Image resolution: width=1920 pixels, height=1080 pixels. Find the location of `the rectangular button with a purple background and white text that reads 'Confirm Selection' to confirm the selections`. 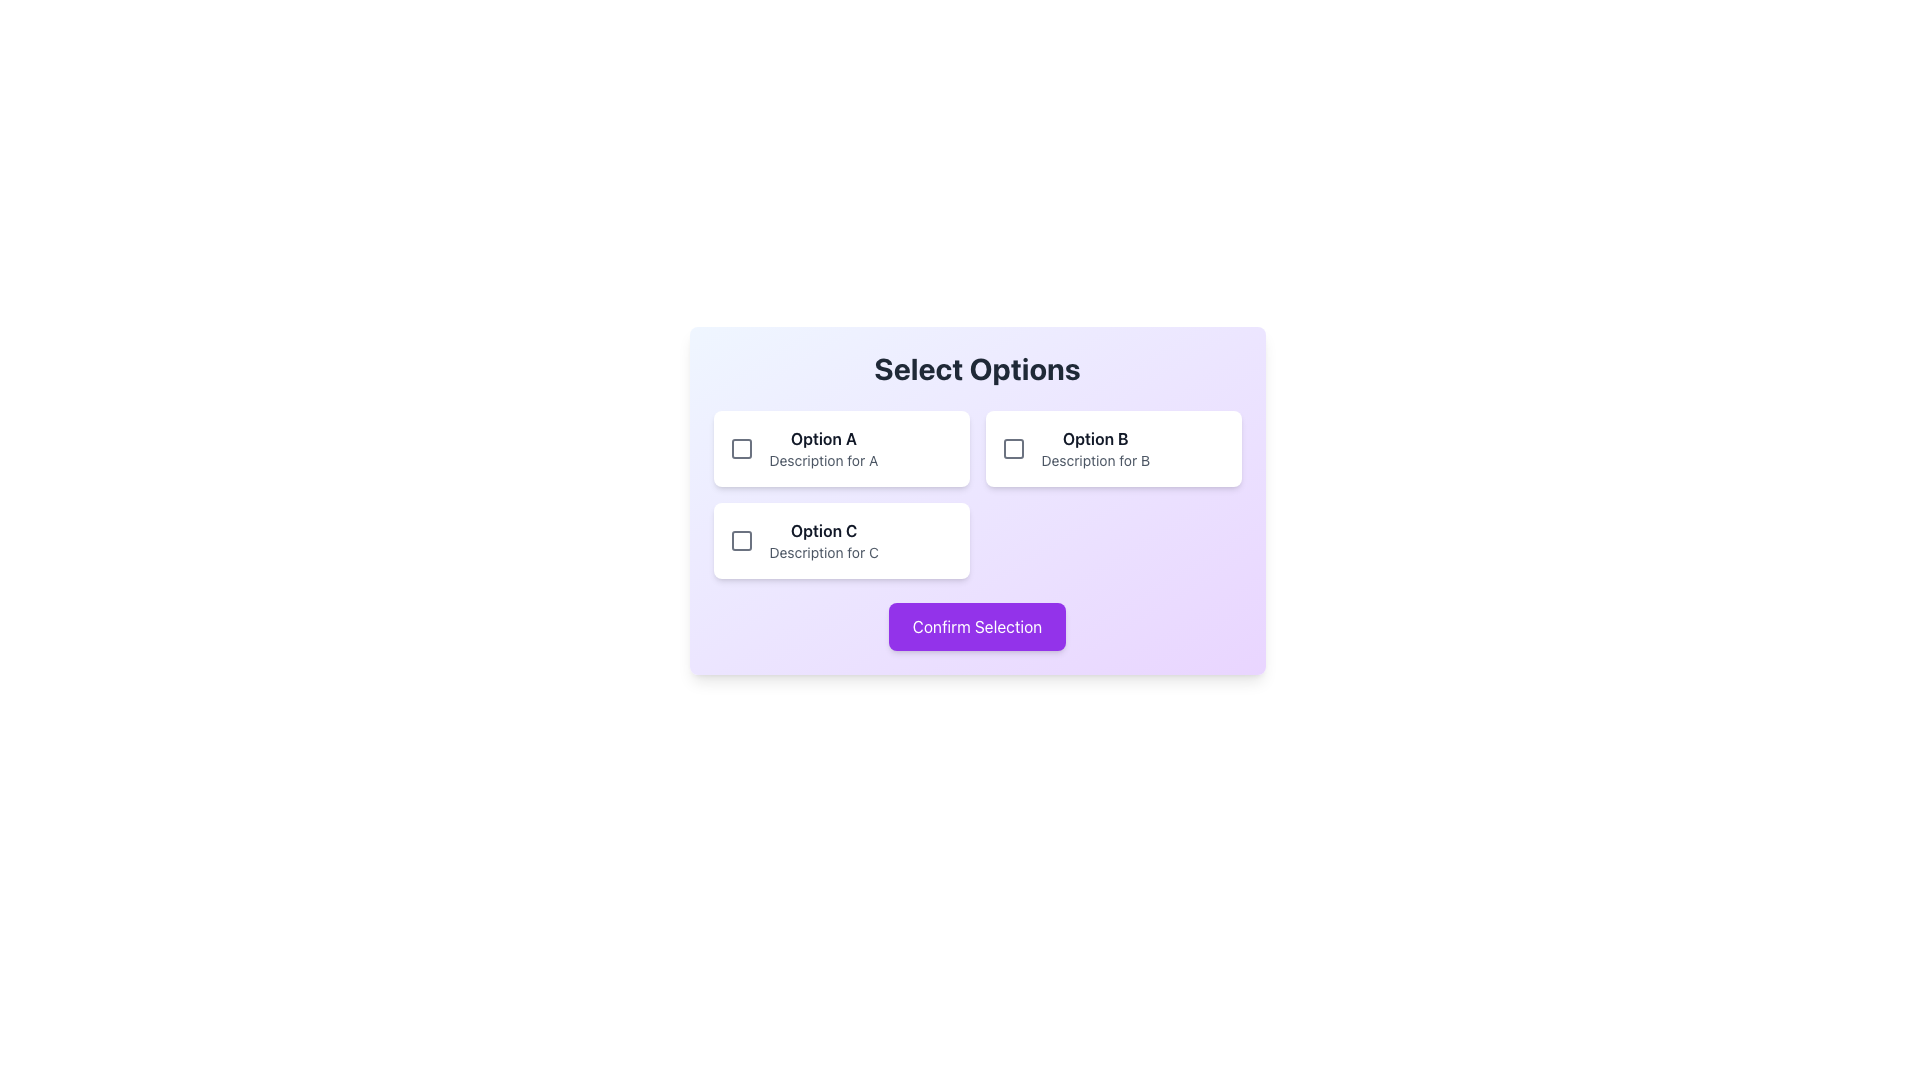

the rectangular button with a purple background and white text that reads 'Confirm Selection' to confirm the selections is located at coordinates (977, 626).